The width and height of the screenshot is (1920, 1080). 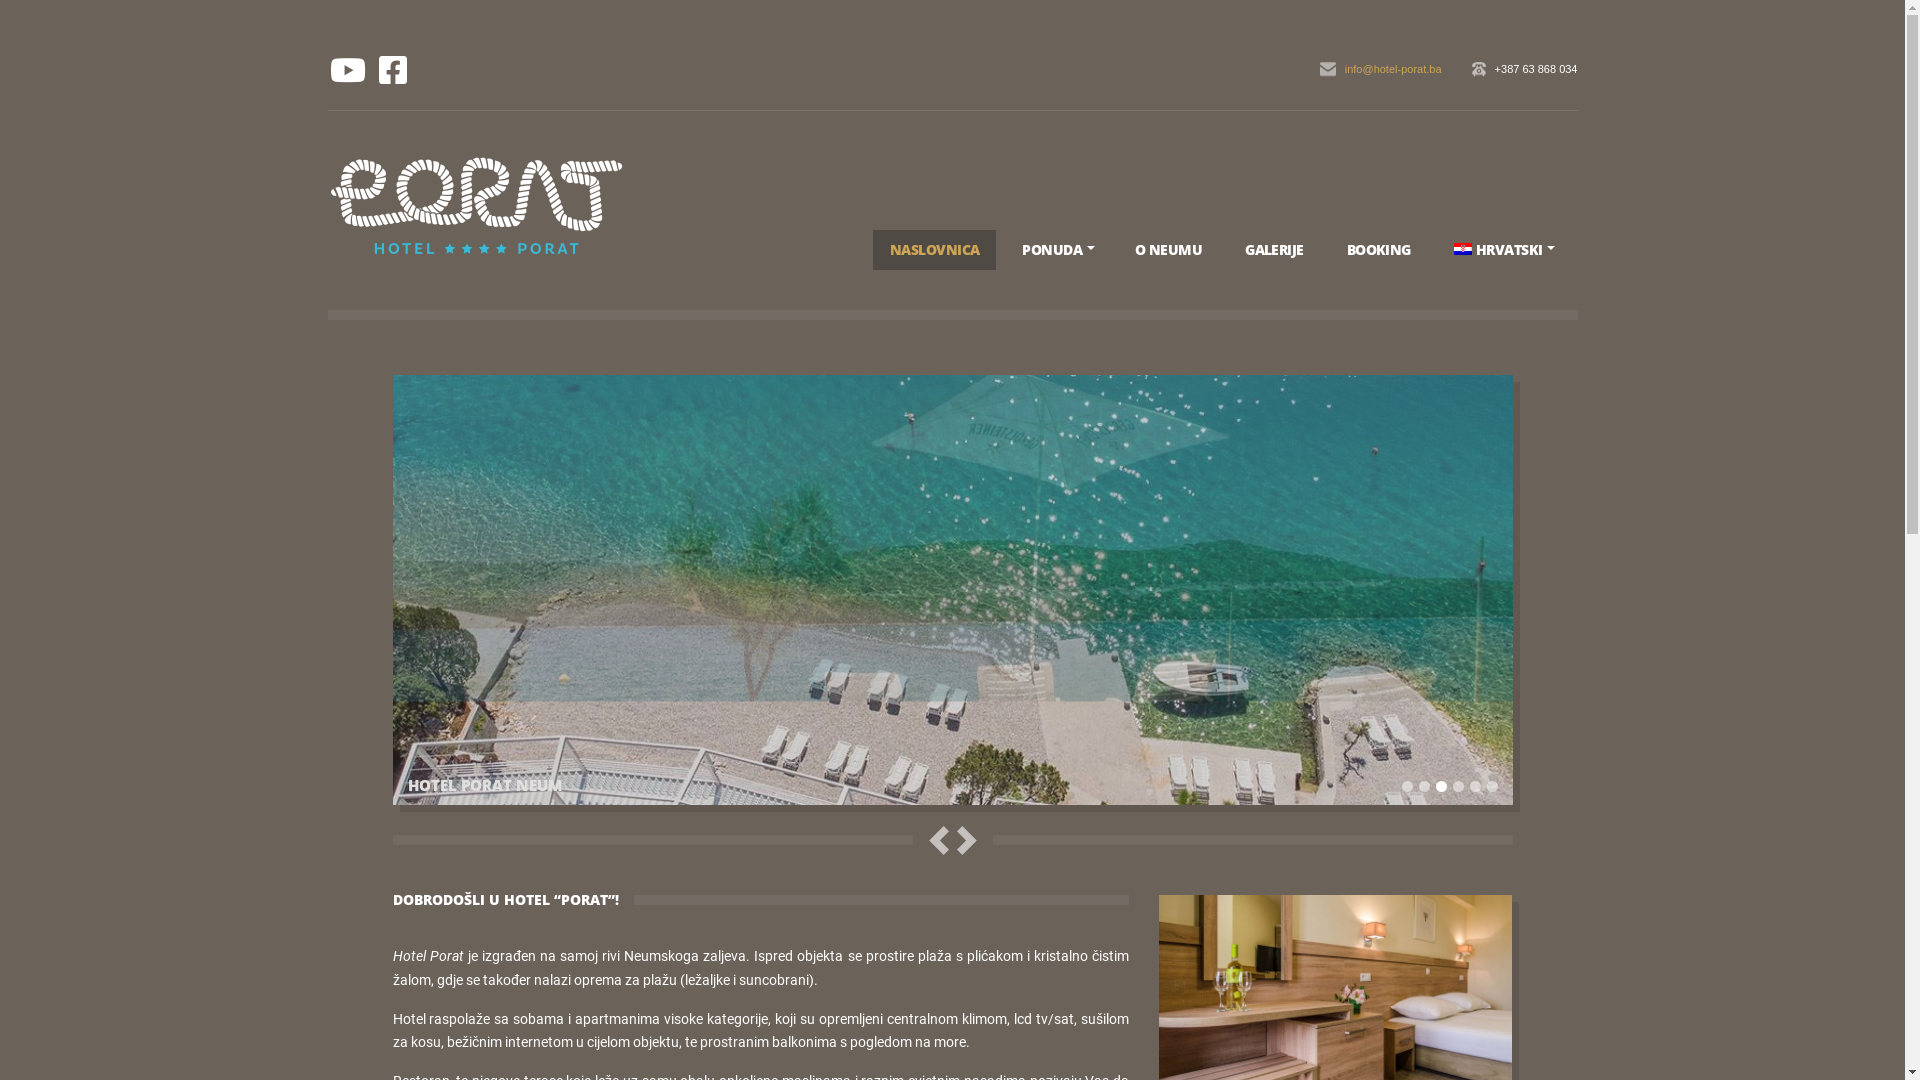 What do you see at coordinates (1055, 249) in the screenshot?
I see `'PONUDA'` at bounding box center [1055, 249].